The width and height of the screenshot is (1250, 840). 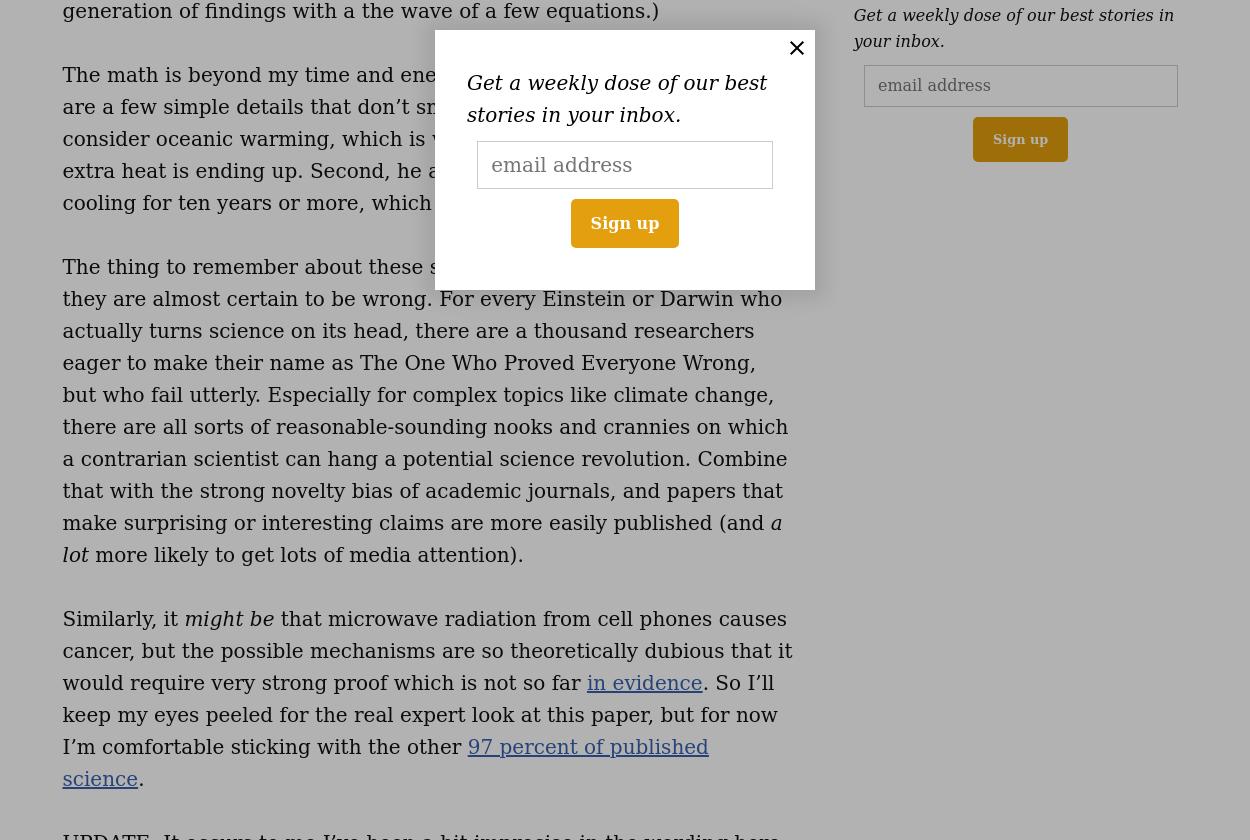 What do you see at coordinates (419, 715) in the screenshot?
I see `'. So I’ll keep my eyes peeled for the real expert look at this paper, but for now I’m comfortable sticking with the other'` at bounding box center [419, 715].